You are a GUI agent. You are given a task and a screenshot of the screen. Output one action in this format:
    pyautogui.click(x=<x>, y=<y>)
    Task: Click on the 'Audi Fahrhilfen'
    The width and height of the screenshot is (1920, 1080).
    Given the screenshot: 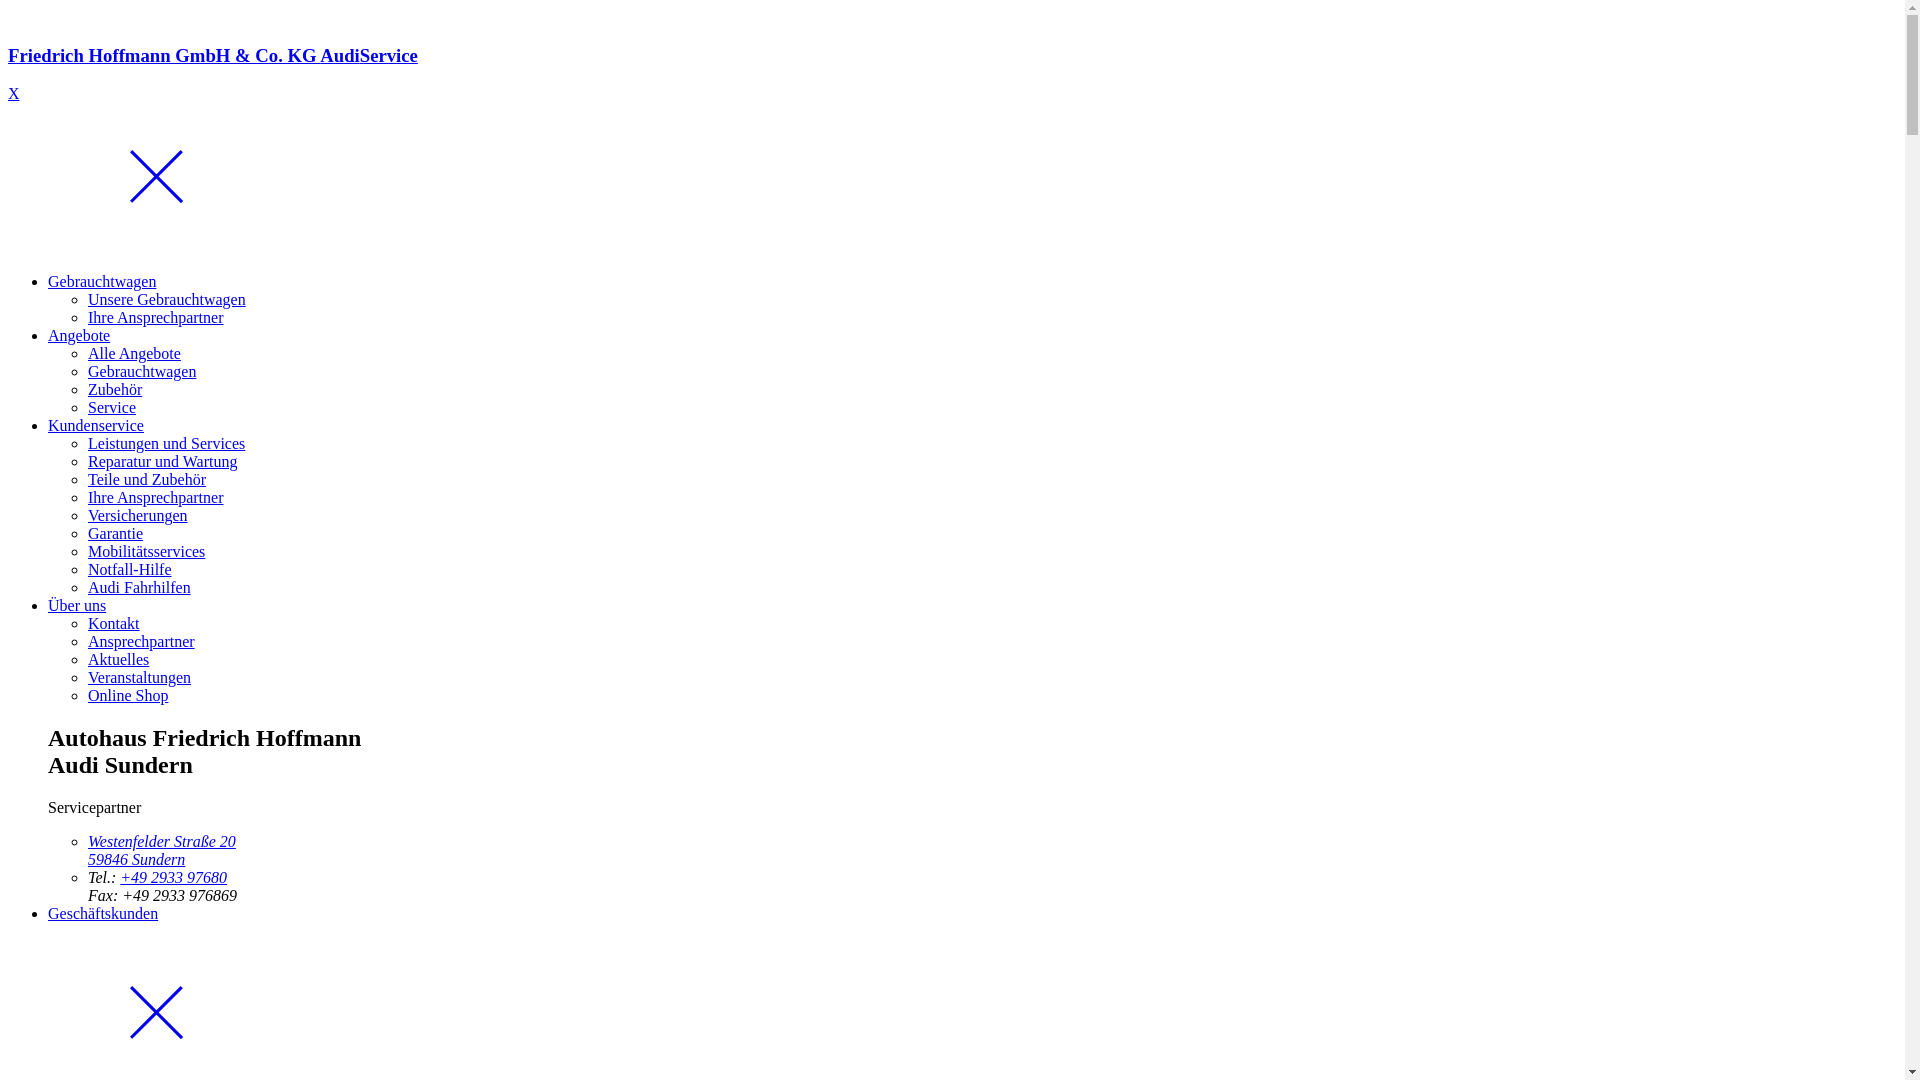 What is the action you would take?
    pyautogui.click(x=86, y=586)
    